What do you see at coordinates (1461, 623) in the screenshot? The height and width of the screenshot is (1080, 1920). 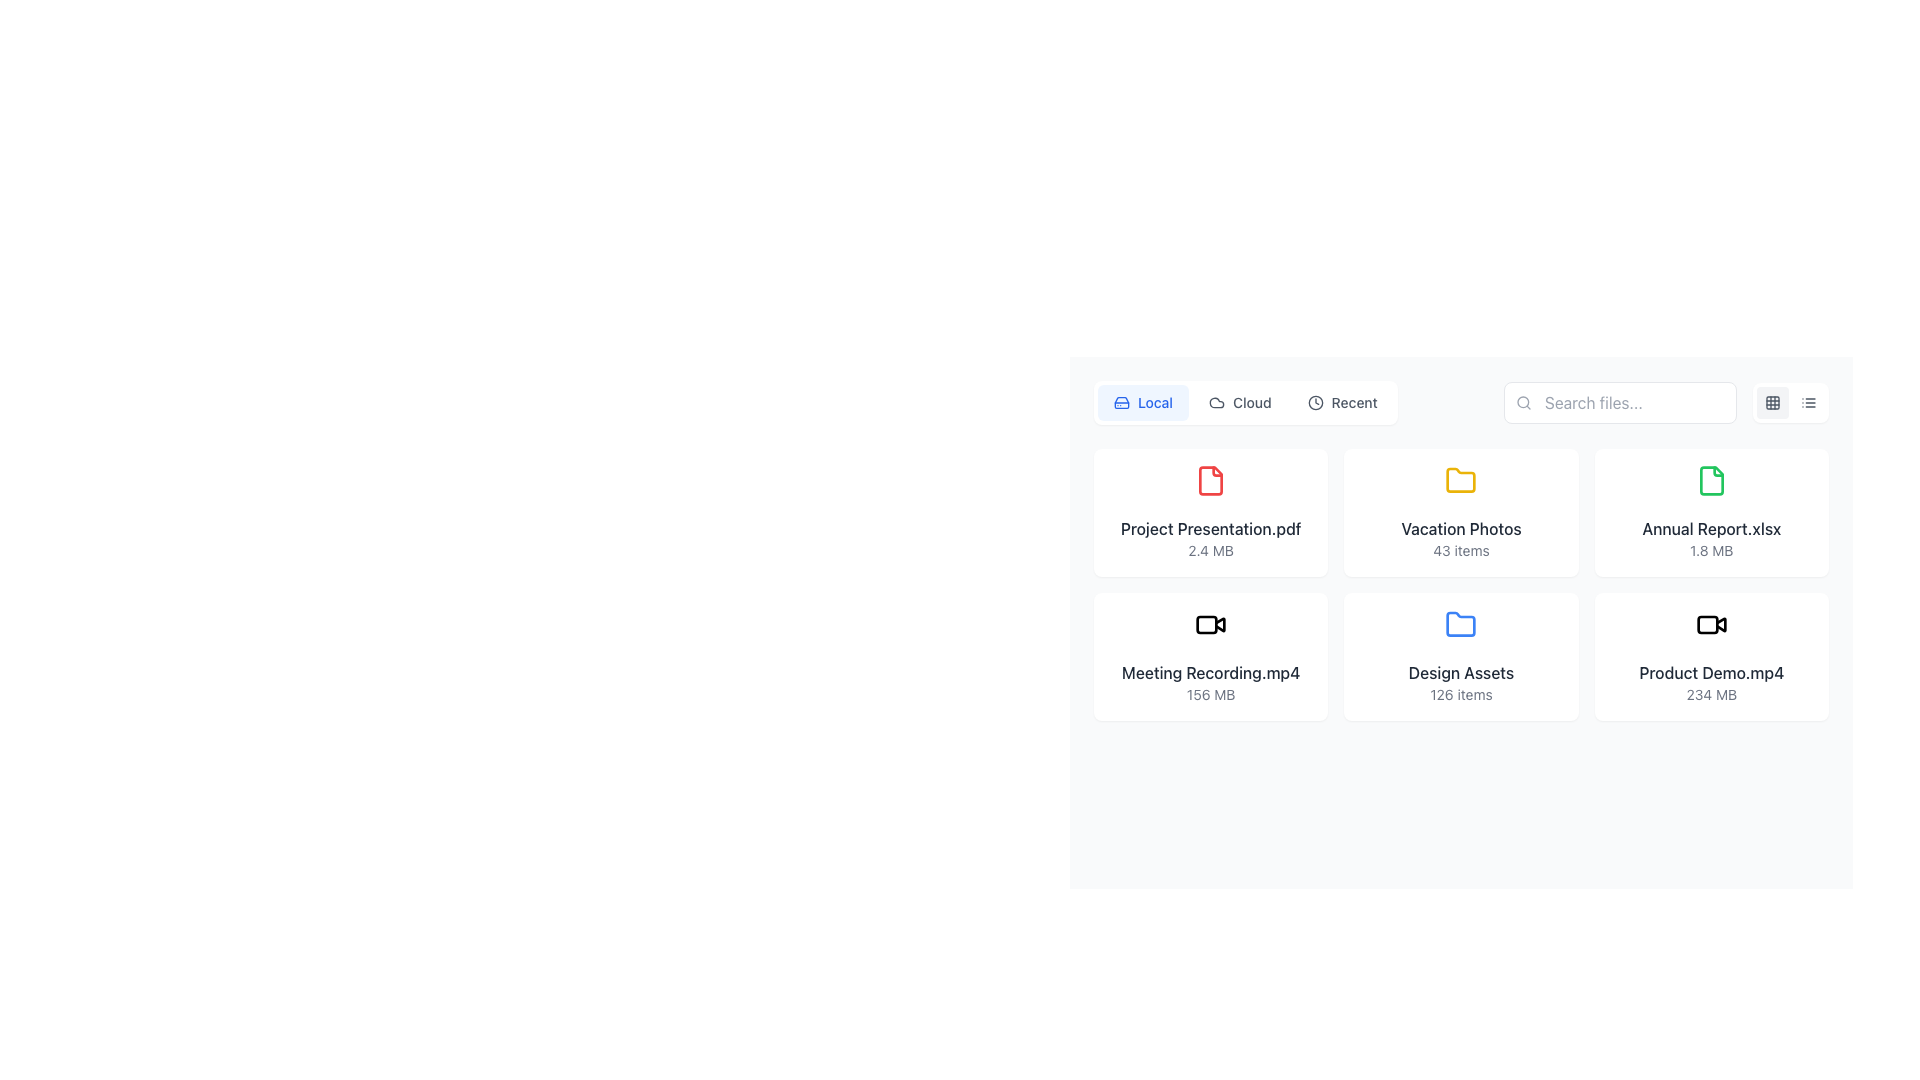 I see `the 'Design Assets' folder icon, which is the second element from the left in the lower row of the grid layout` at bounding box center [1461, 623].